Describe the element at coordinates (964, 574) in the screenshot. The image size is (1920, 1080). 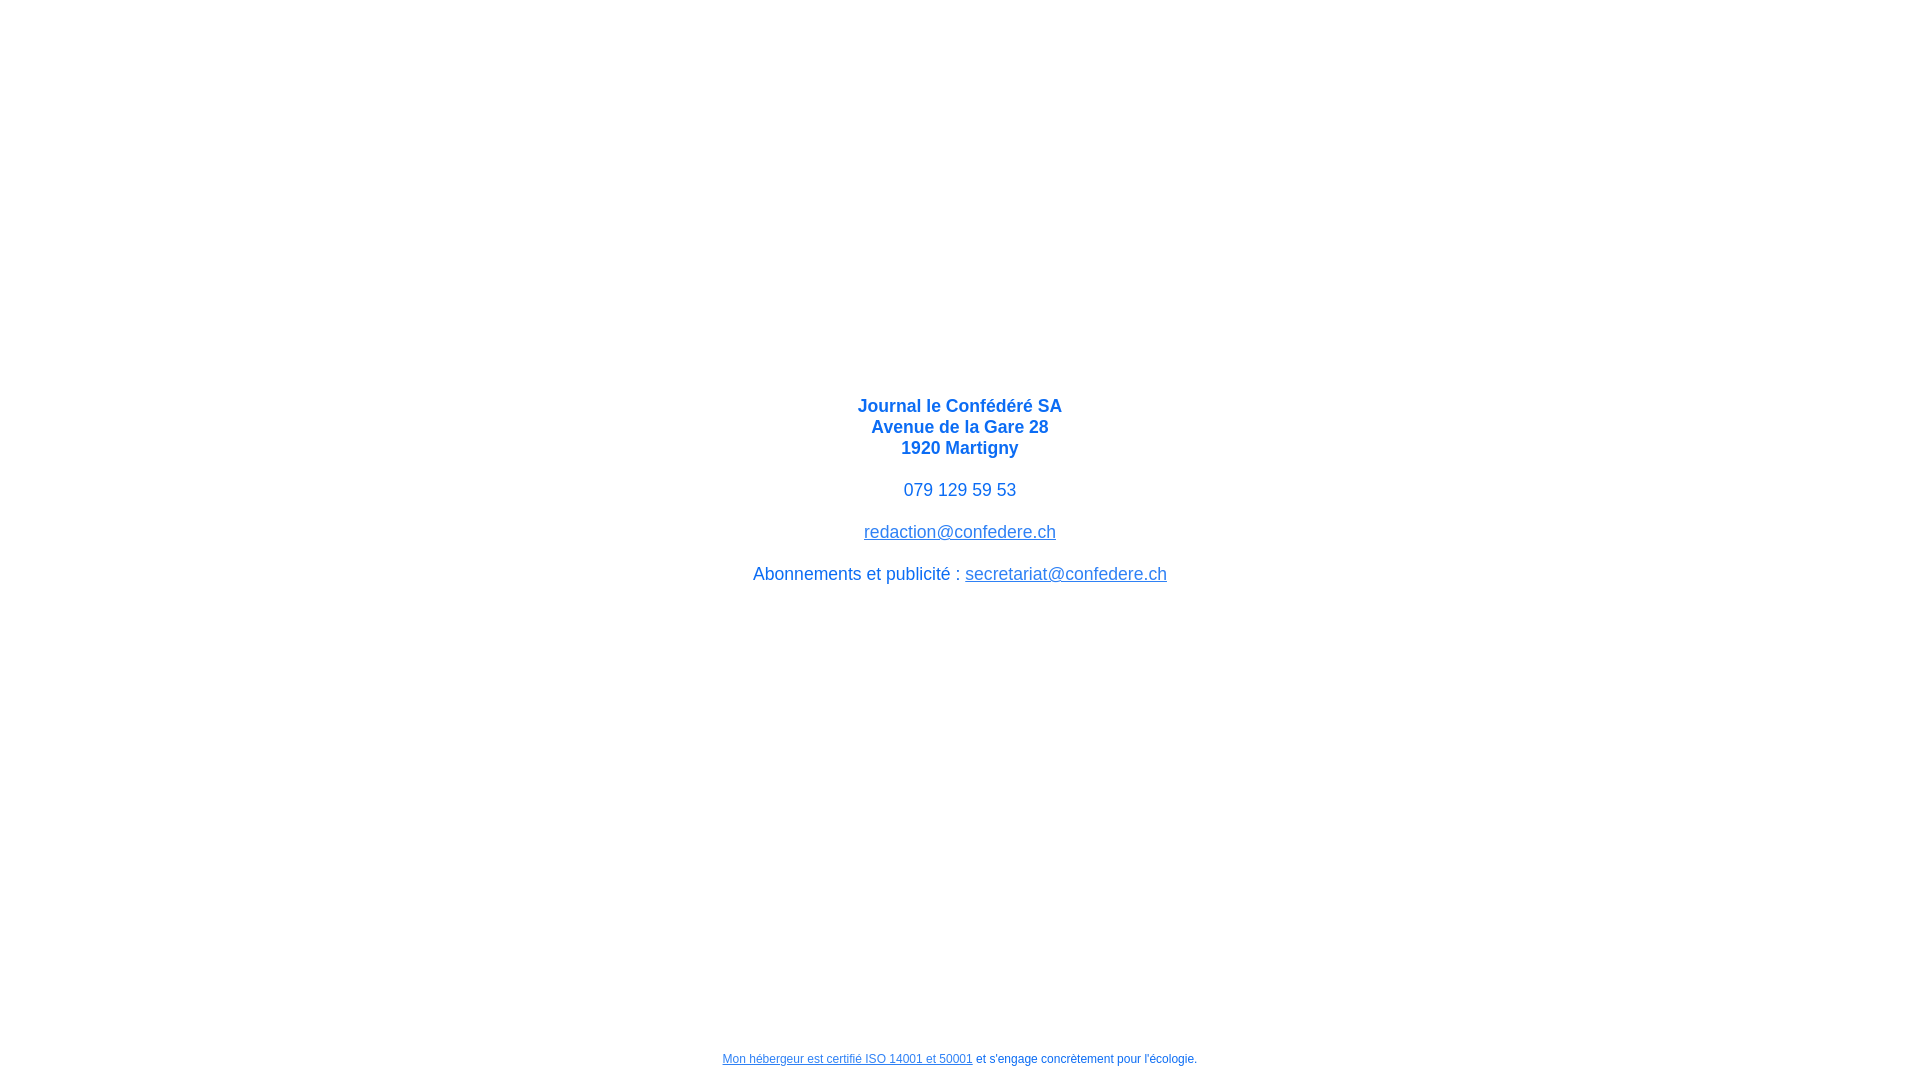
I see `'secretariat@confedere.ch'` at that location.